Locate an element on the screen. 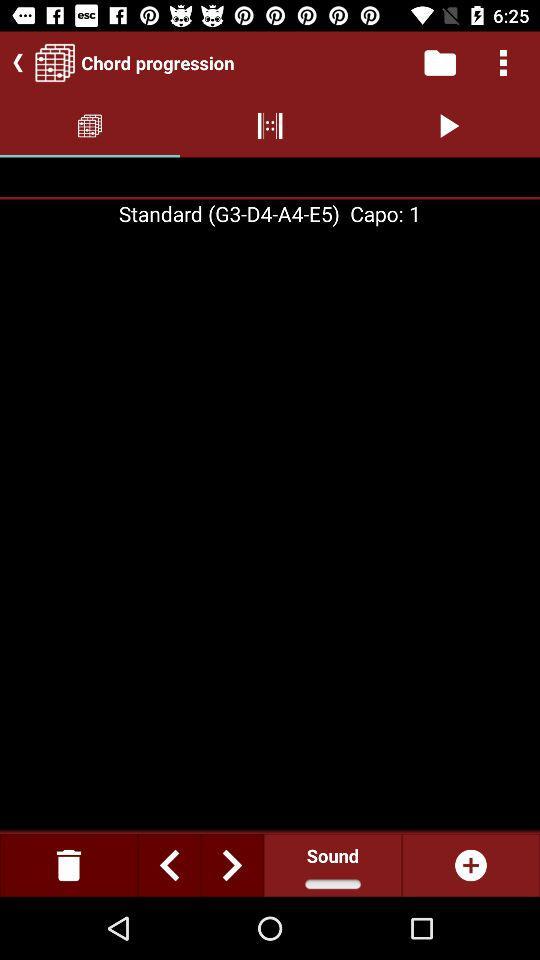 The height and width of the screenshot is (960, 540). the arrow_backward icon is located at coordinates (13, 62).